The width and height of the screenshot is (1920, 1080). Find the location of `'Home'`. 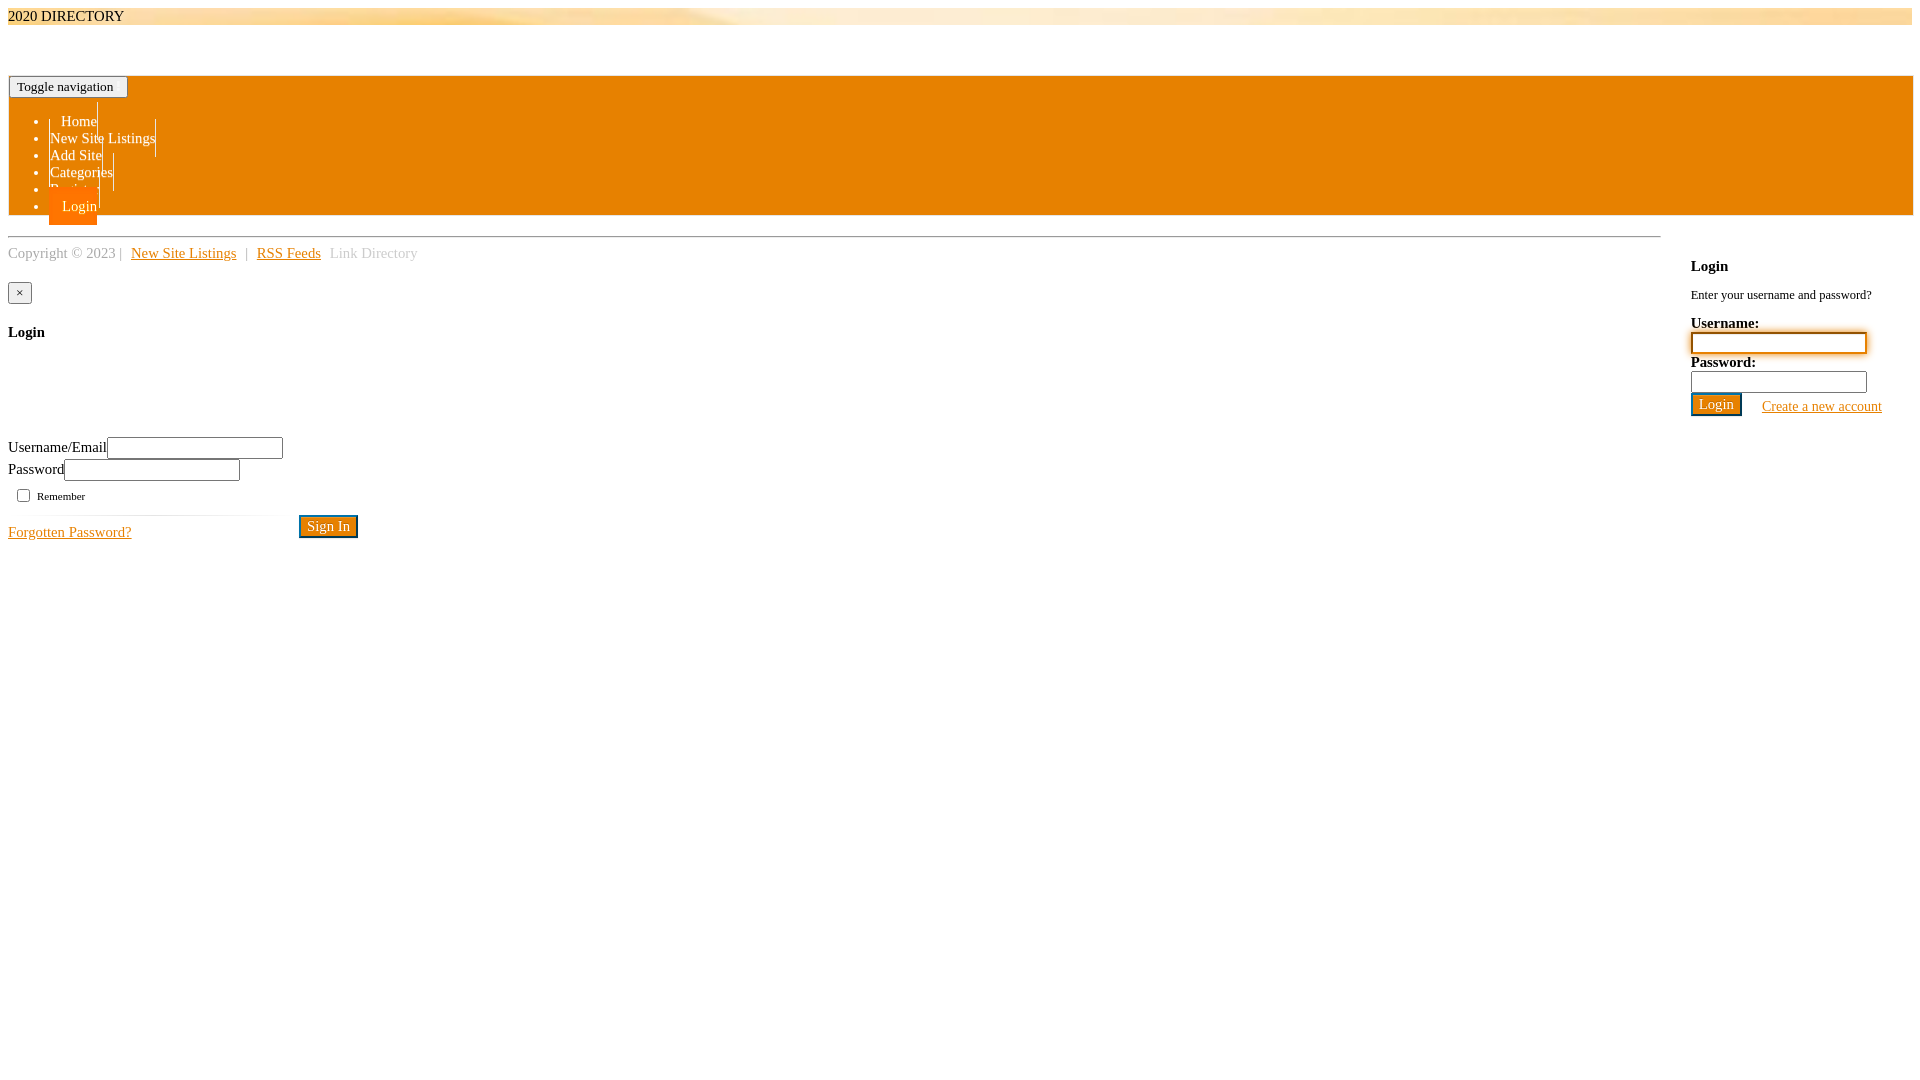

'Home' is located at coordinates (73, 120).